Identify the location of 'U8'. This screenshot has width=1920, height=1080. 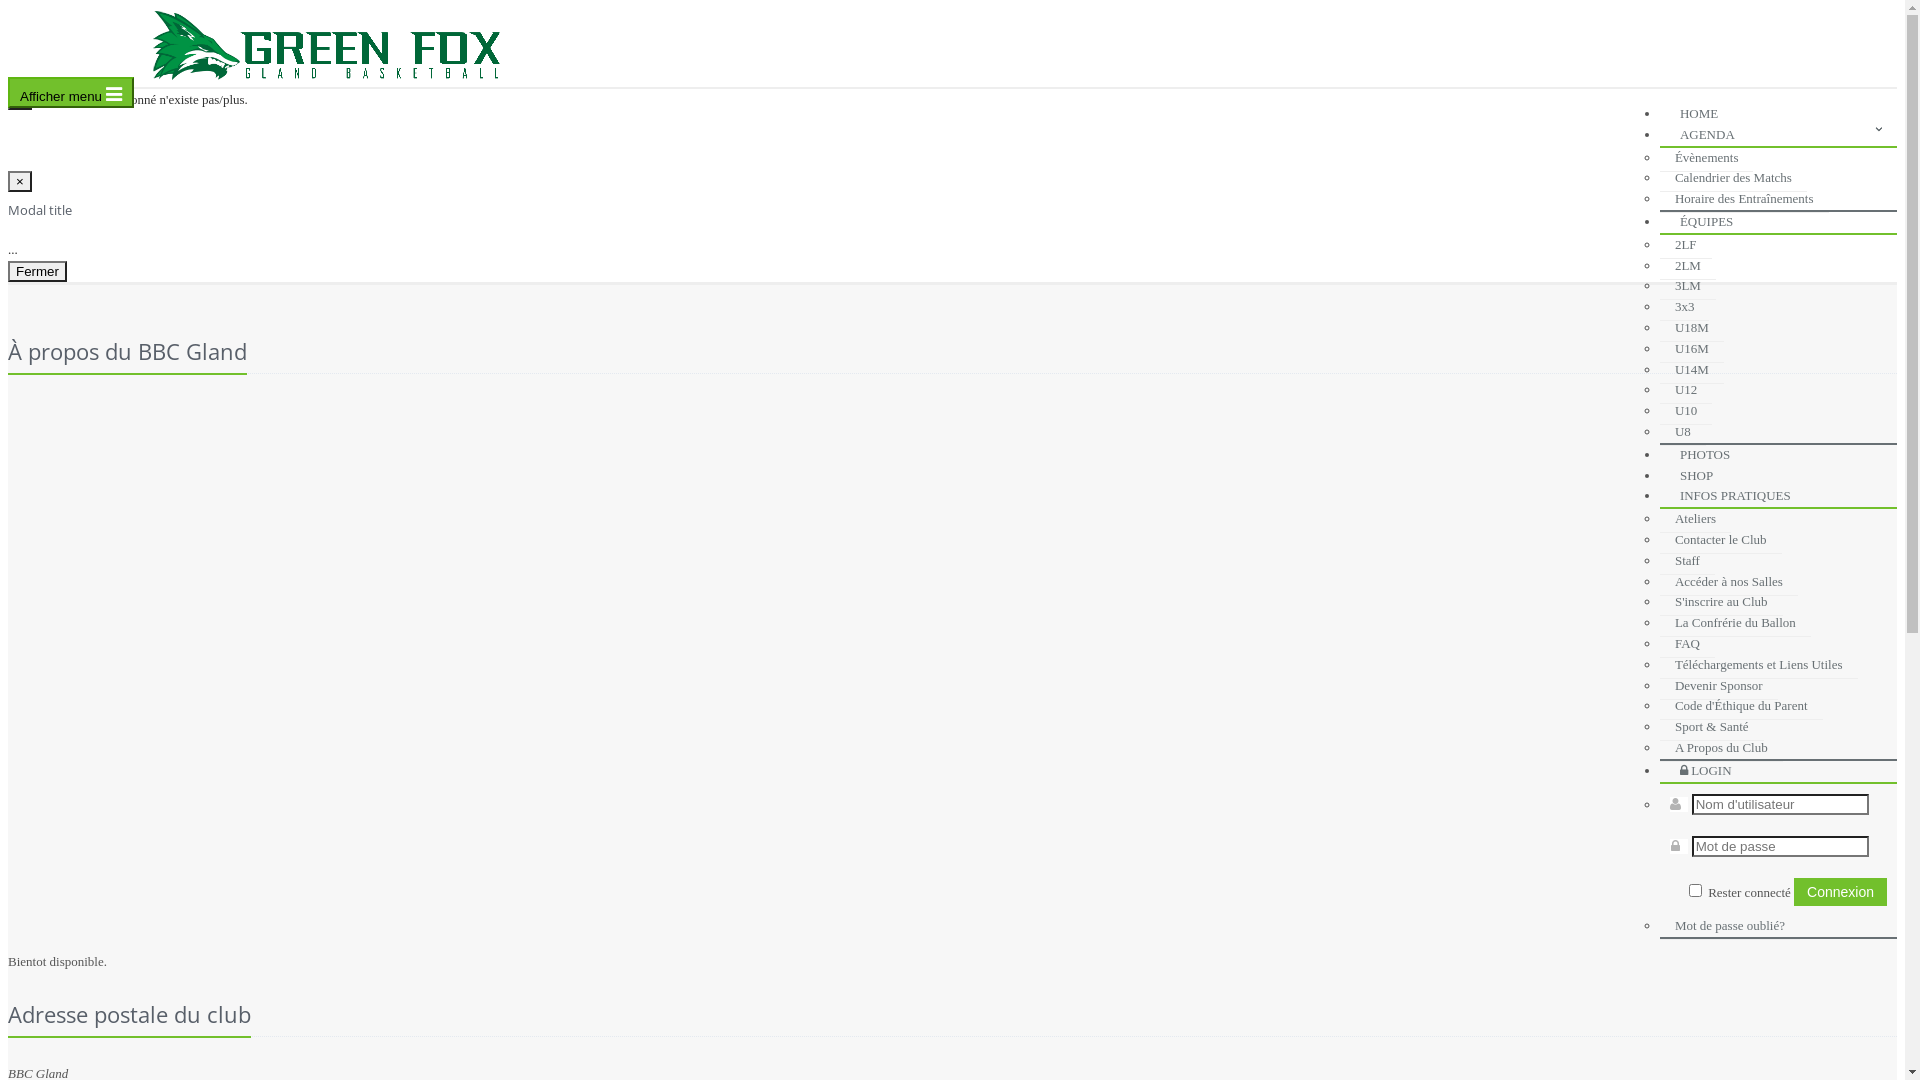
(1682, 431).